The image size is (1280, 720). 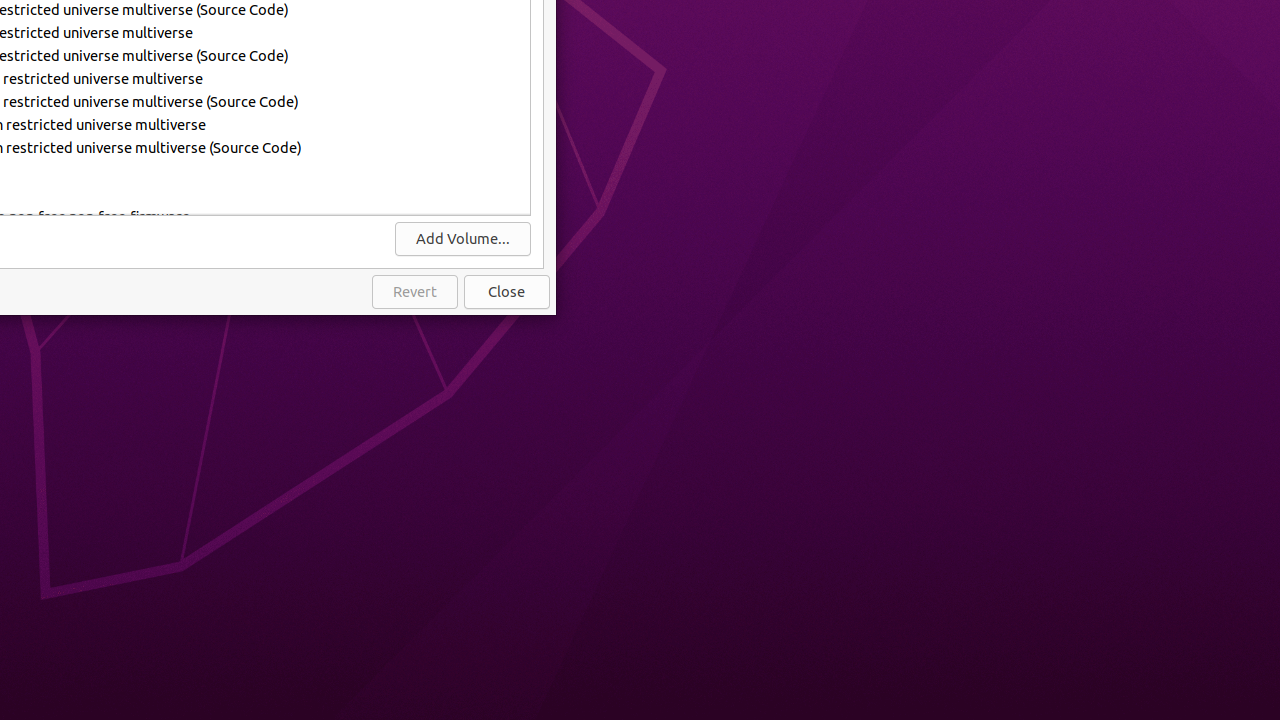 I want to click on 'Revert', so click(x=413, y=292).